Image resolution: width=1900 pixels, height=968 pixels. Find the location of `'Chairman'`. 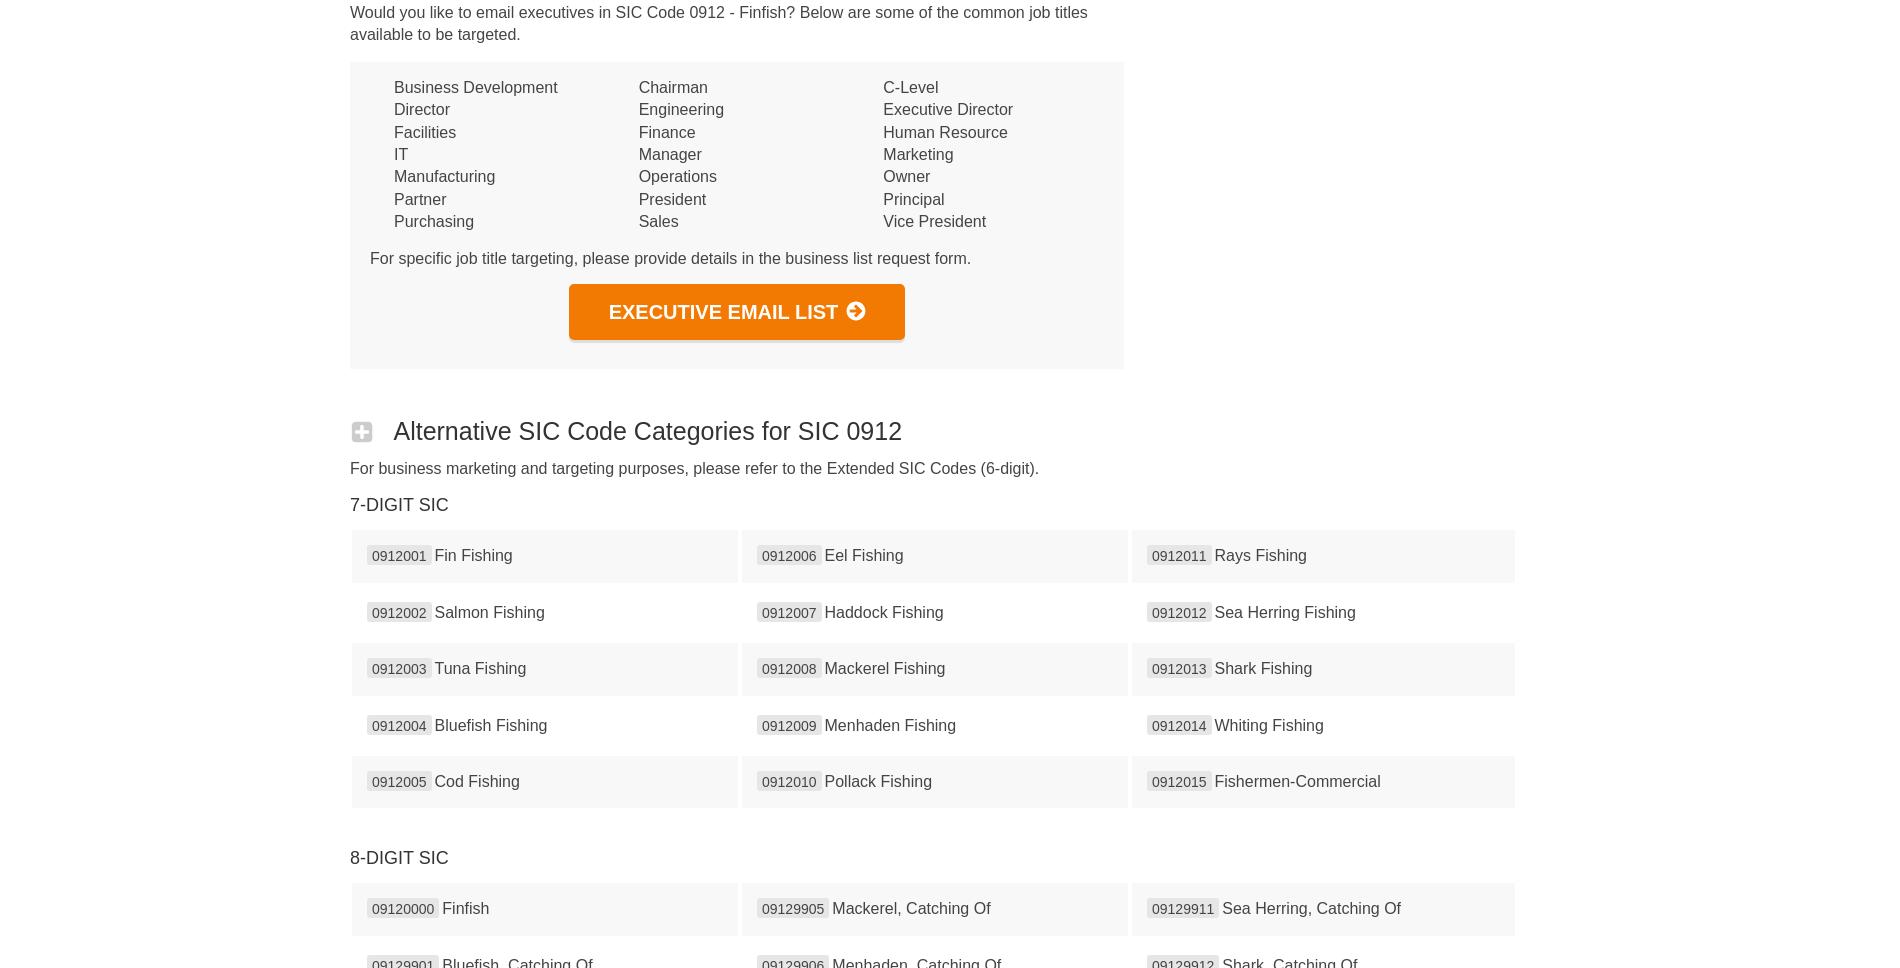

'Chairman' is located at coordinates (672, 86).